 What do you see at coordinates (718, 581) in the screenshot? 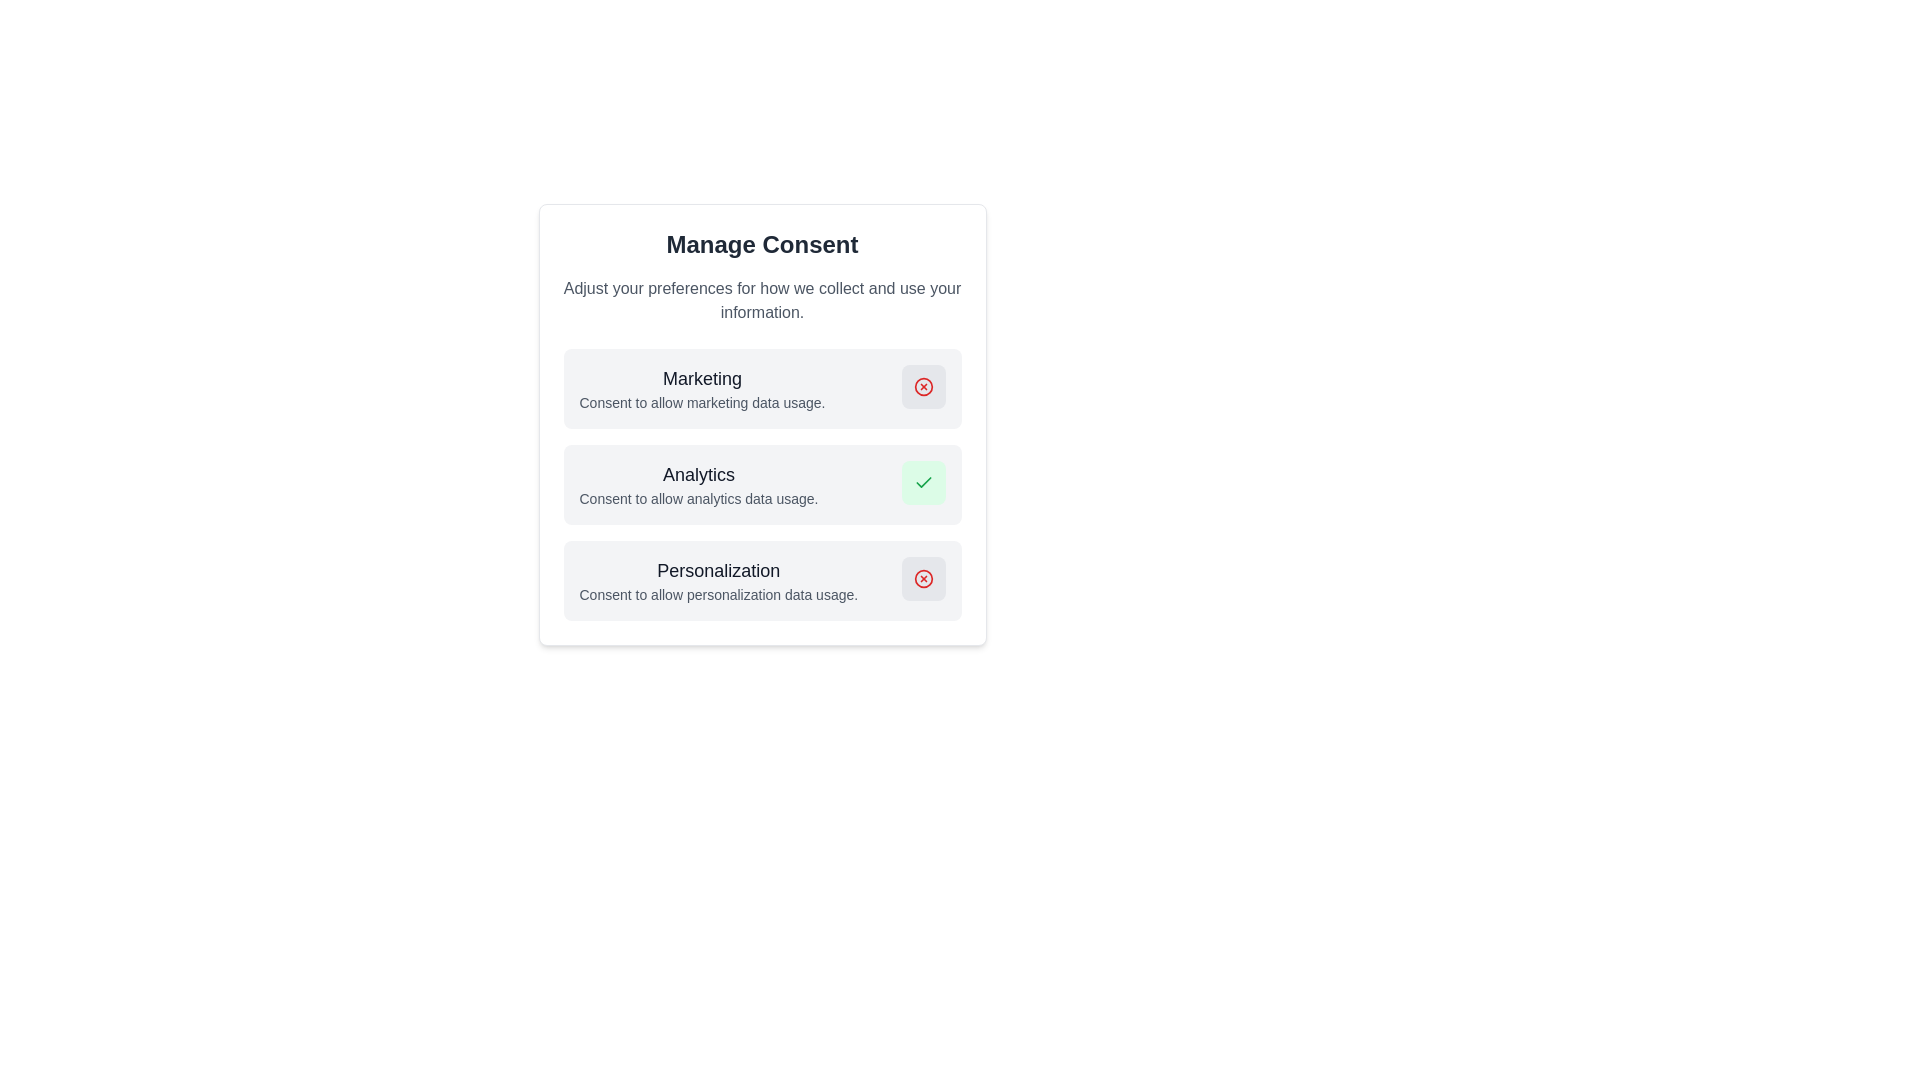
I see `the static text component that provides information about data usage consent for personalization, located in the 'Manage Consent' section, below the 'Analytics' card` at bounding box center [718, 581].